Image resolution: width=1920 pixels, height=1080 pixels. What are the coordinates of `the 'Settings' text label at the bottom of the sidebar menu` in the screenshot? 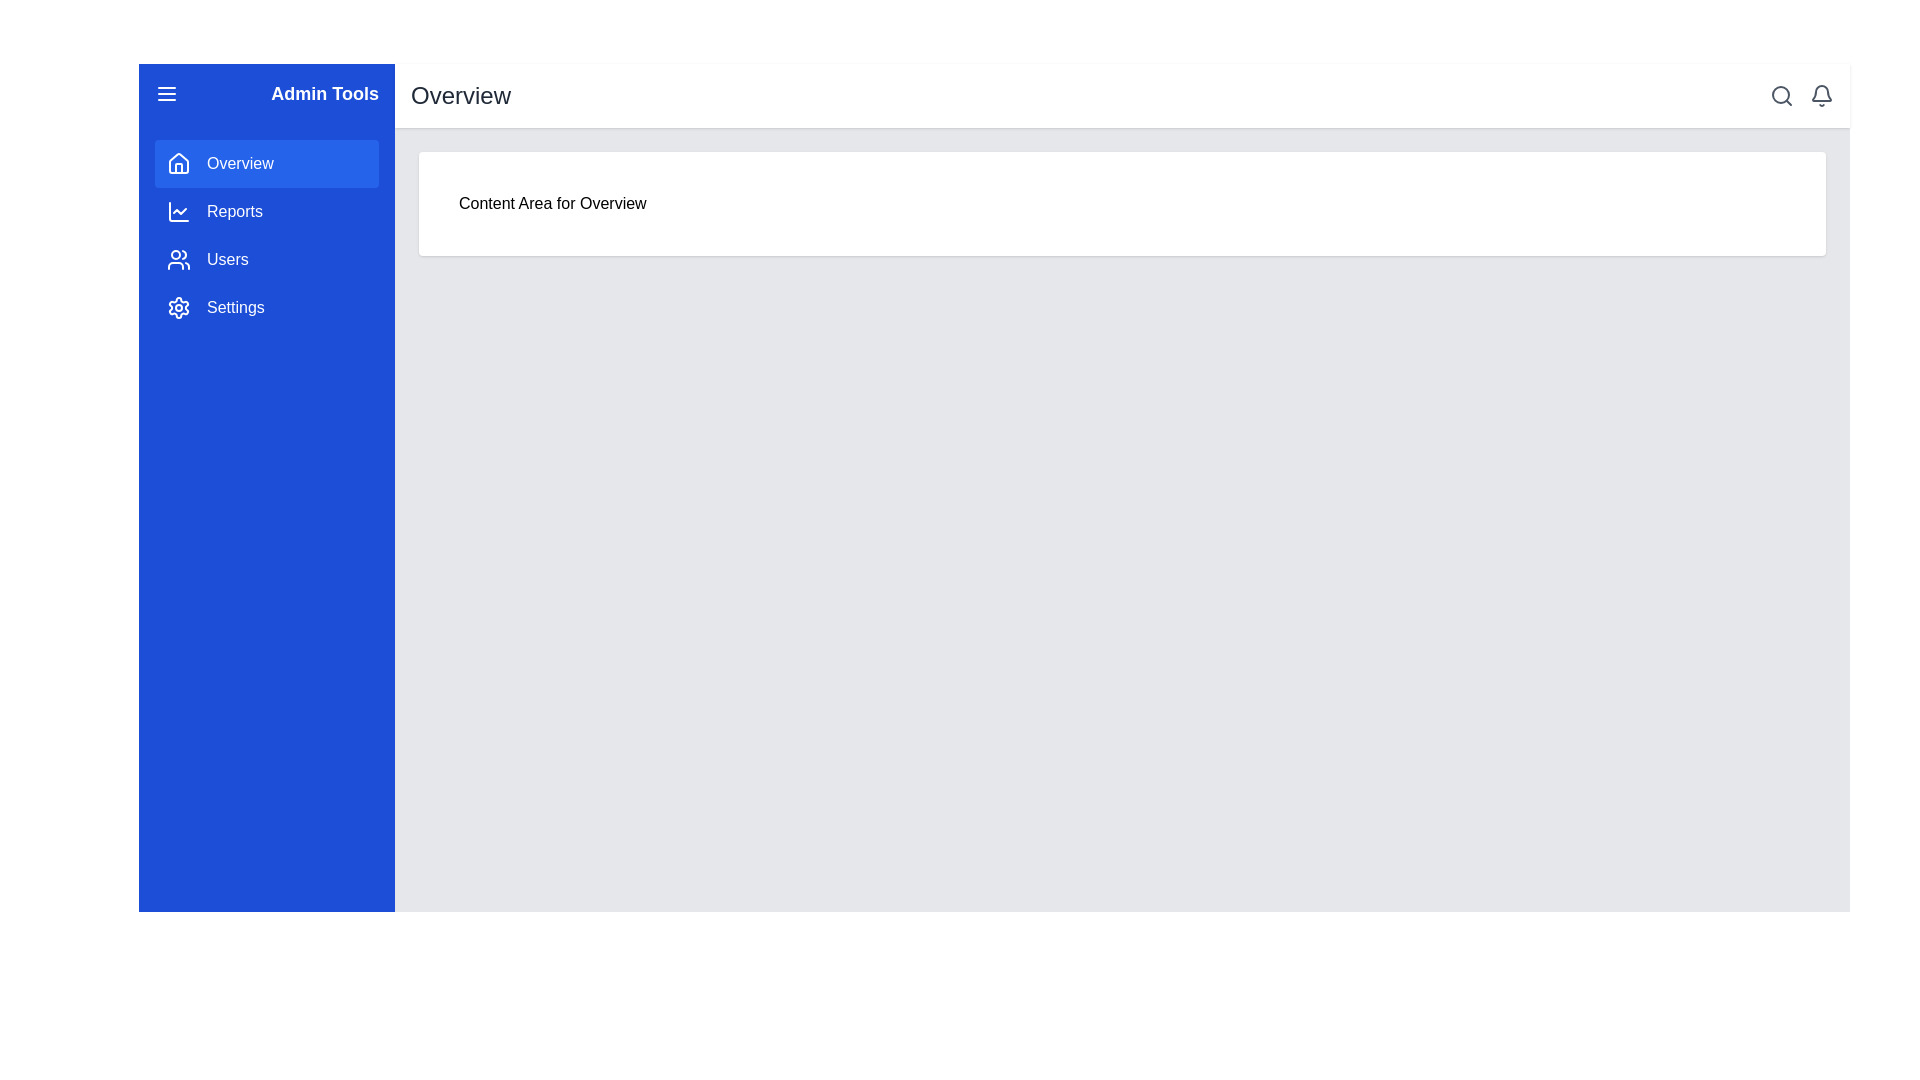 It's located at (235, 308).